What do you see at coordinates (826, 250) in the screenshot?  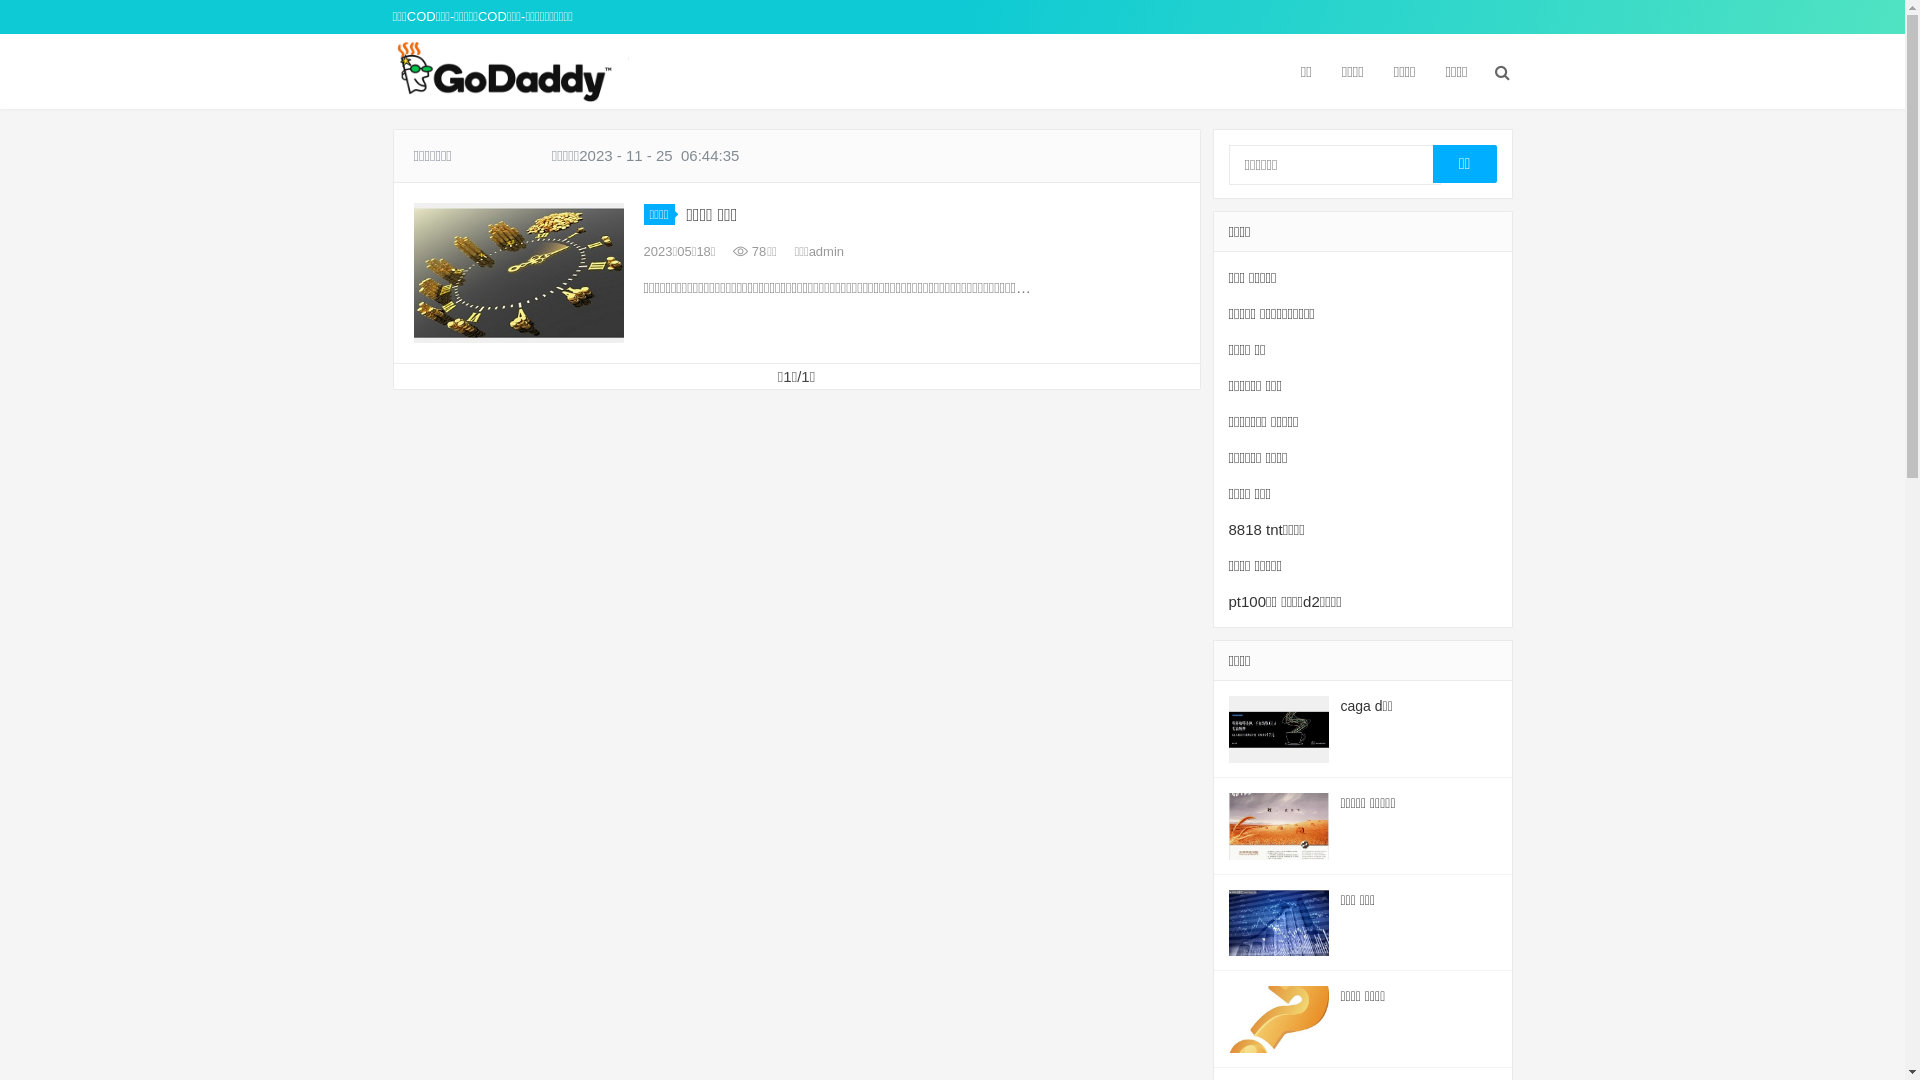 I see `'admin'` at bounding box center [826, 250].